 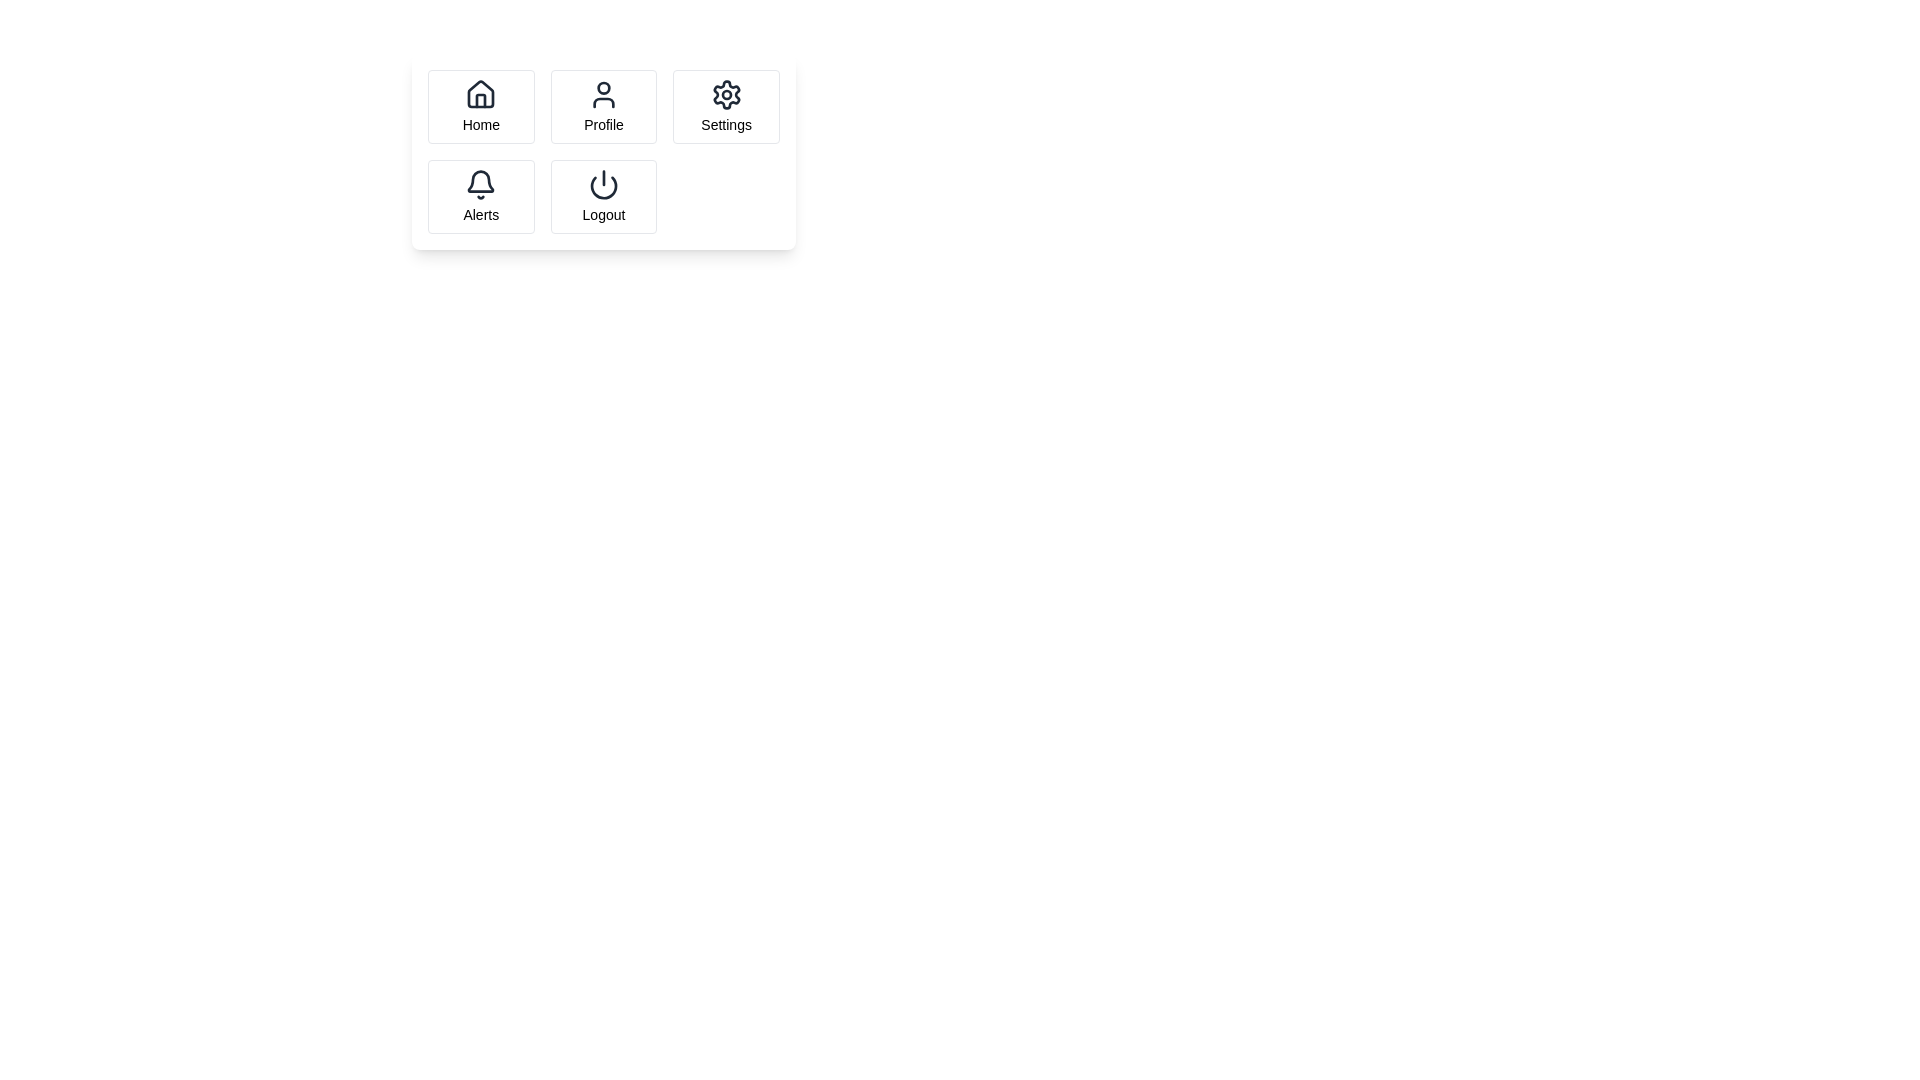 What do you see at coordinates (603, 196) in the screenshot?
I see `the logout button located in the second row and second column of the grid layout to end the user's session` at bounding box center [603, 196].